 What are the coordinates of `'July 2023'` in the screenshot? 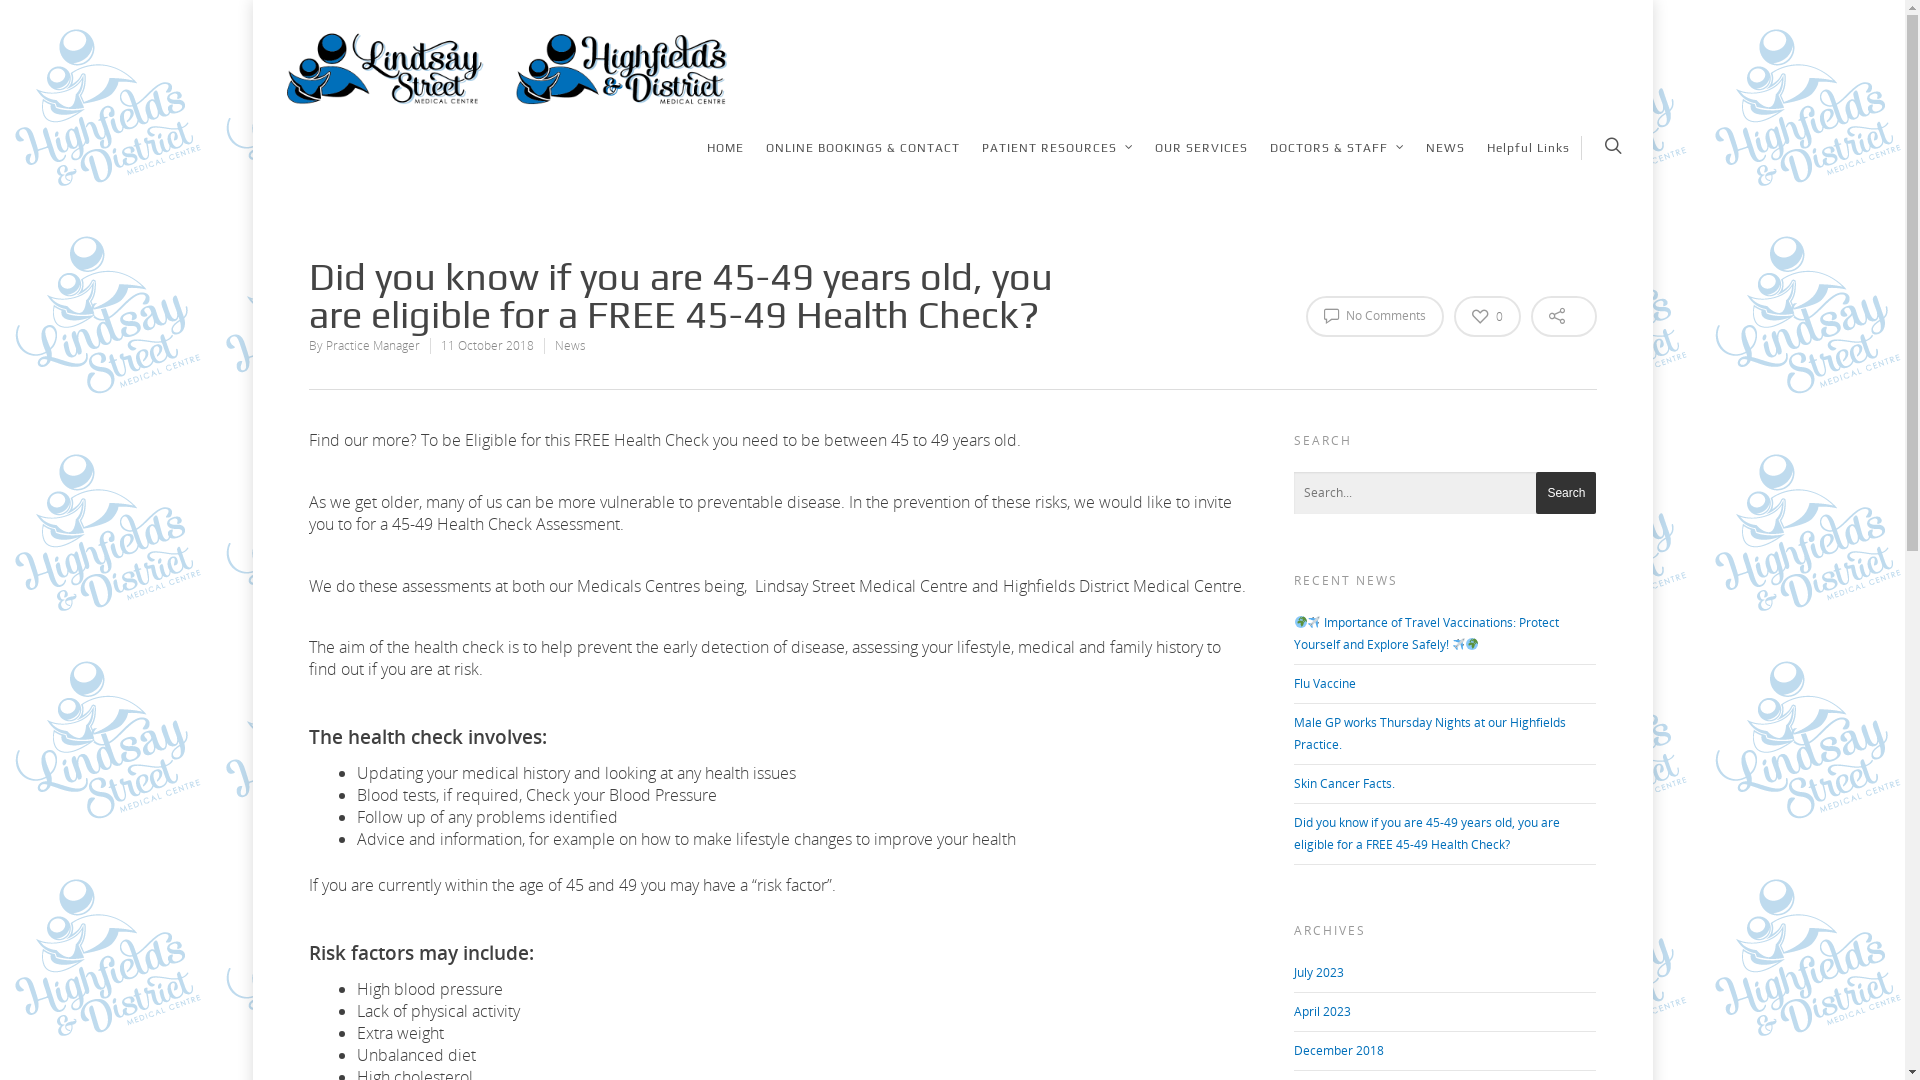 It's located at (1319, 971).